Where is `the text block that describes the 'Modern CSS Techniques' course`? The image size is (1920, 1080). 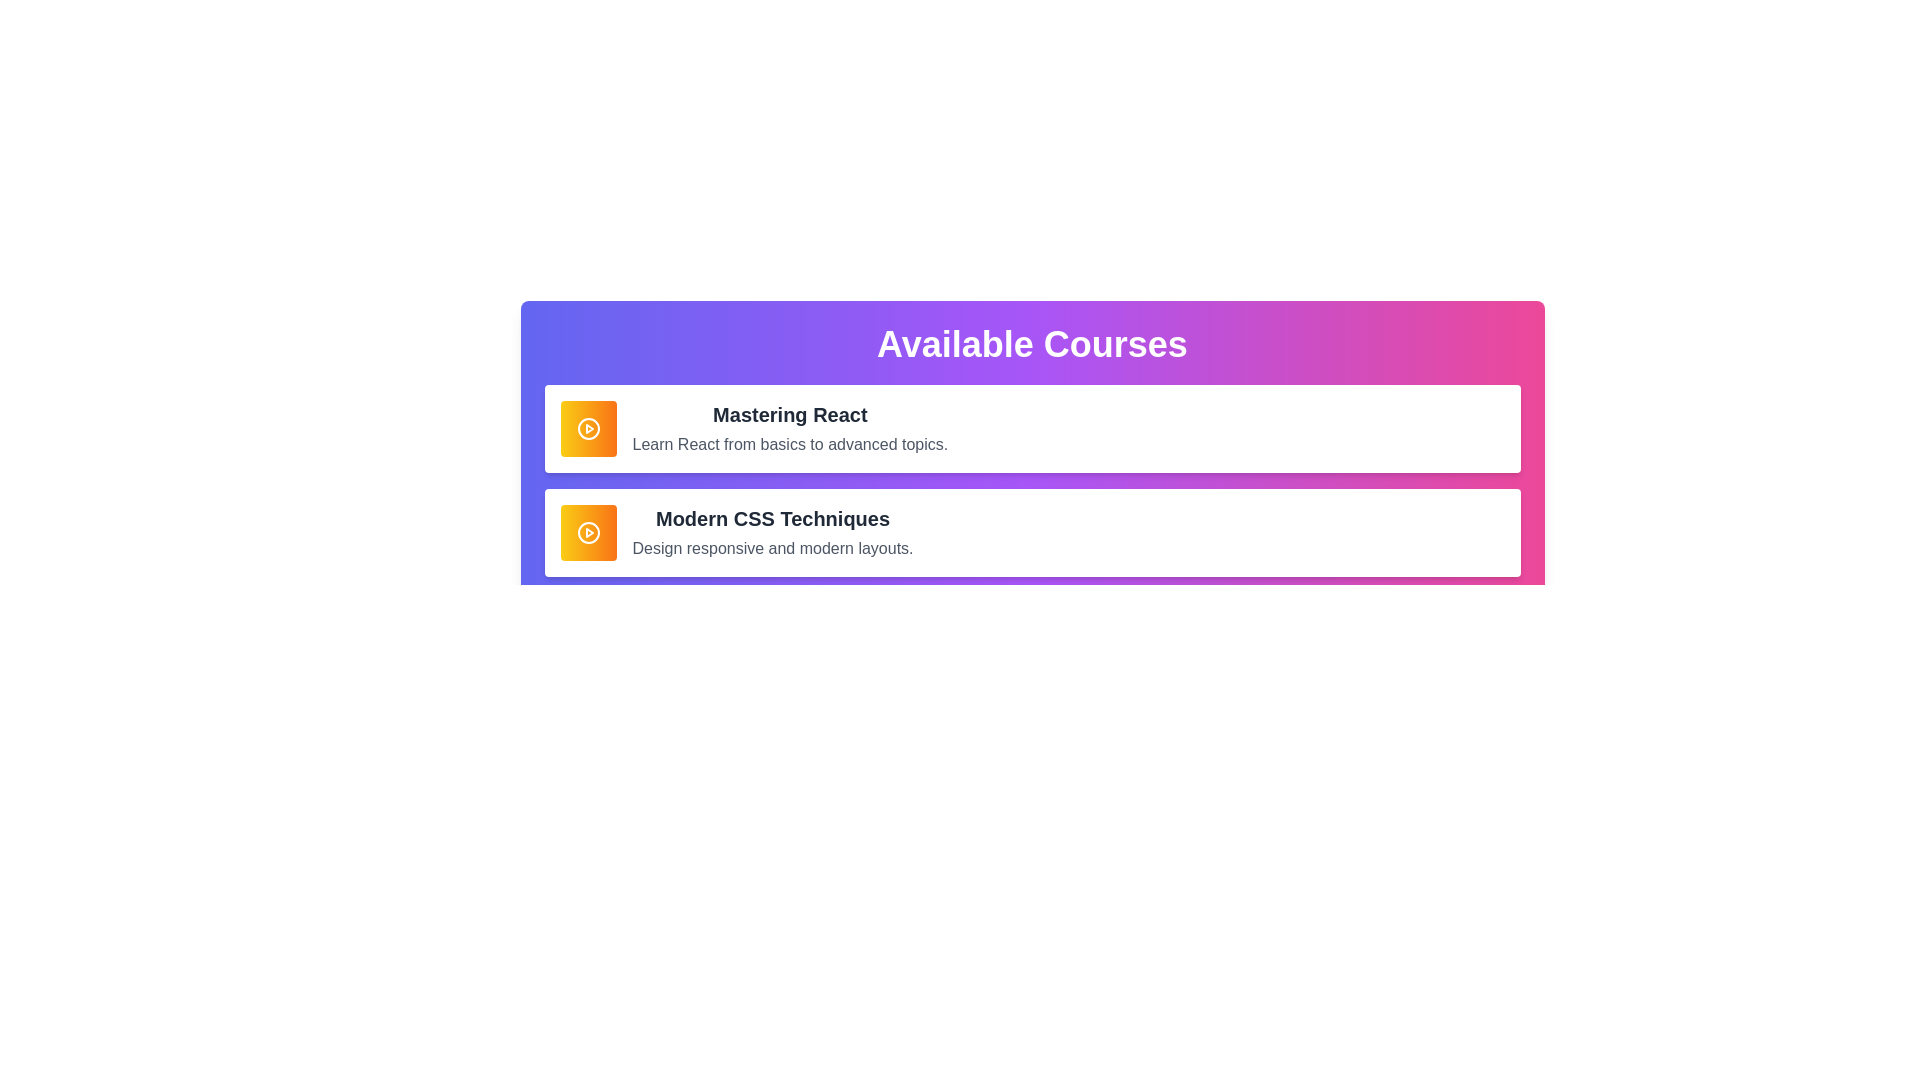 the text block that describes the 'Modern CSS Techniques' course is located at coordinates (771, 531).